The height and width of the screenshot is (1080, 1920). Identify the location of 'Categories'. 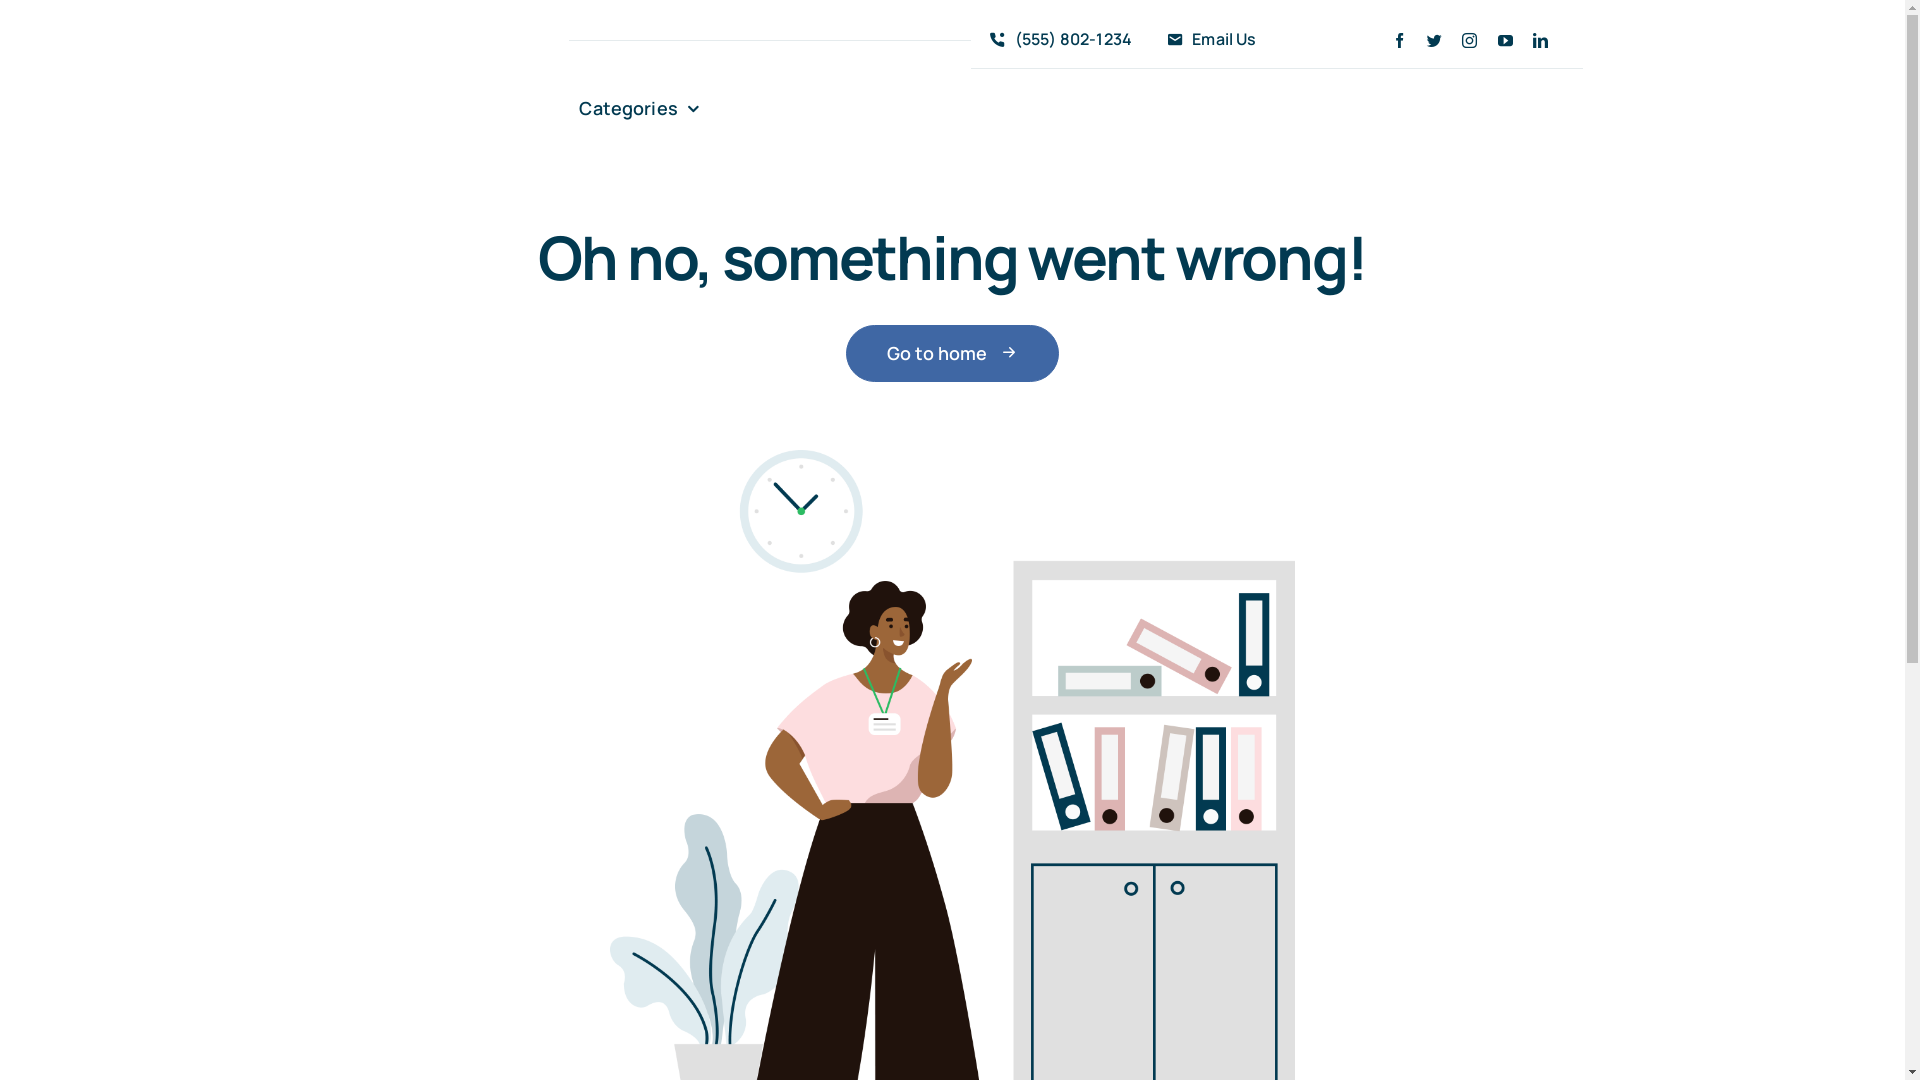
(637, 108).